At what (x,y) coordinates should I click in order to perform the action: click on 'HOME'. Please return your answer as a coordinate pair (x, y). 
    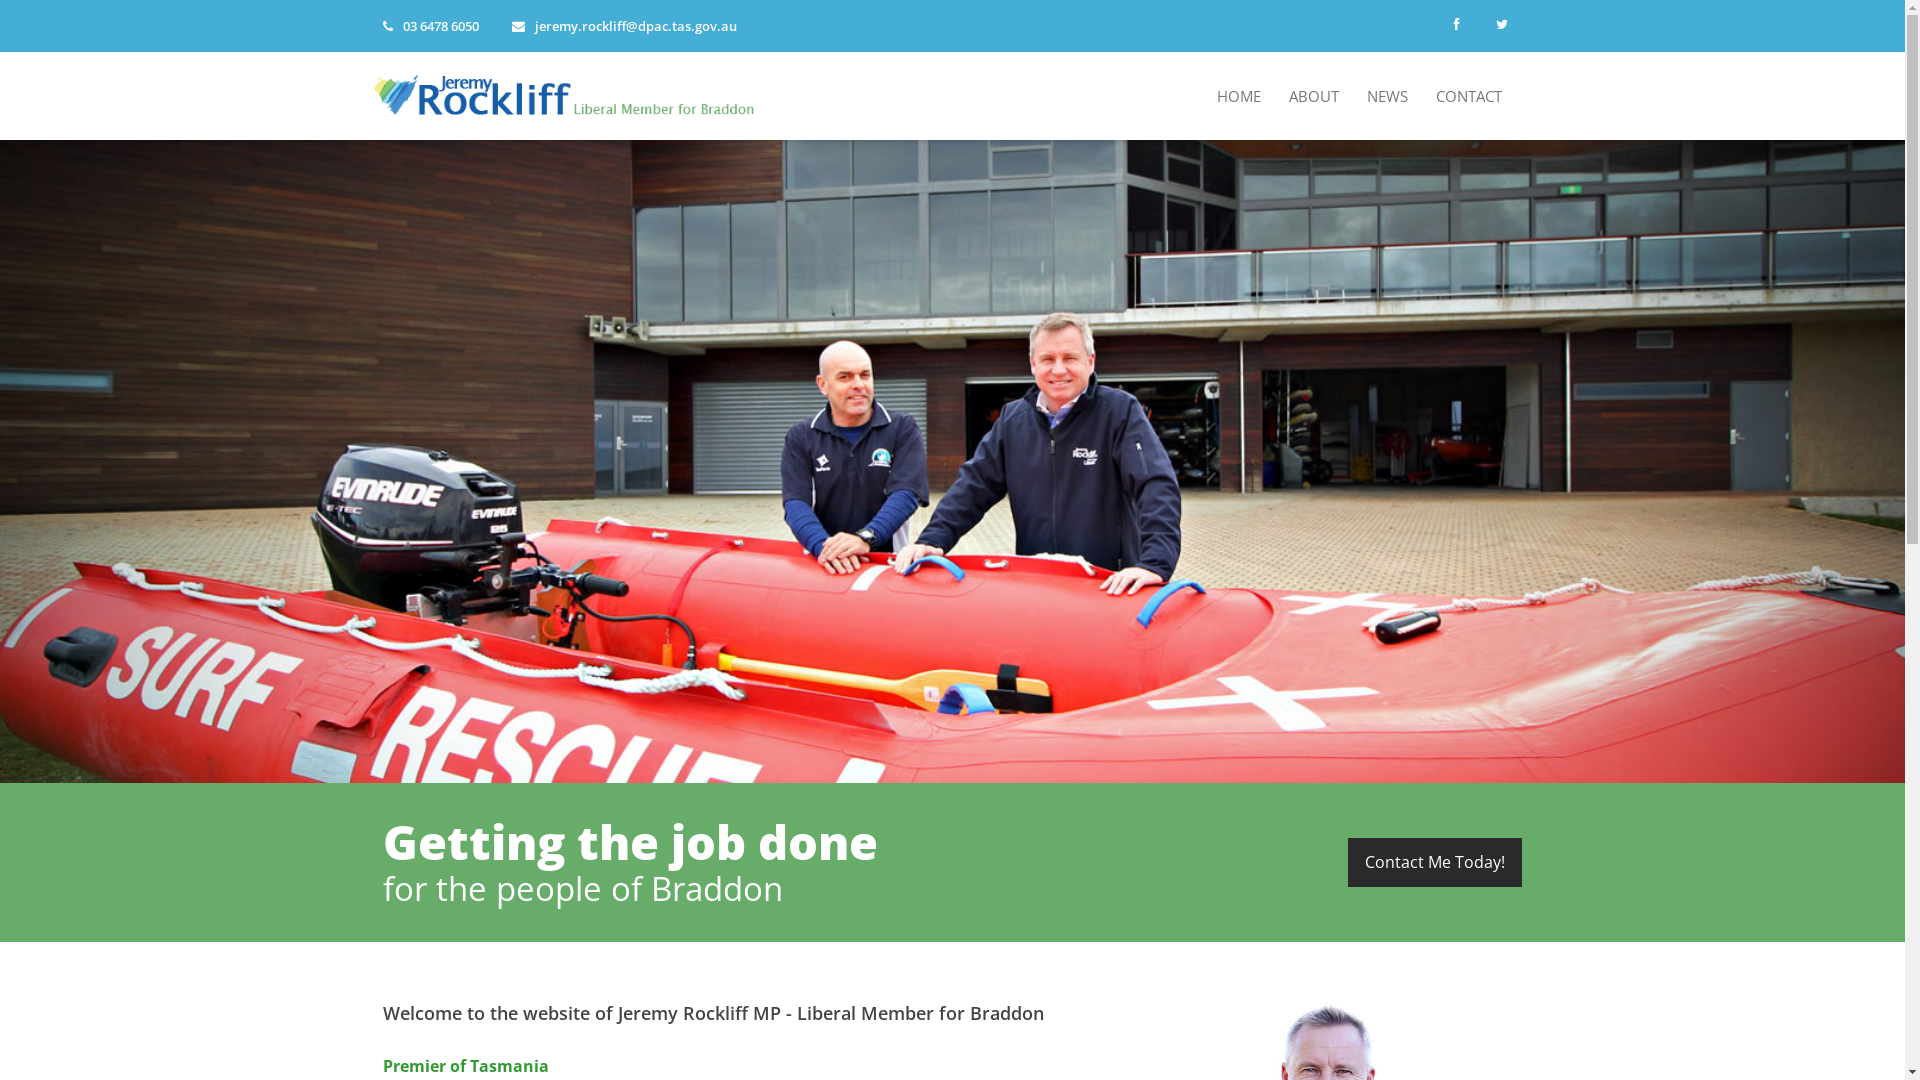
    Looking at the image, I should click on (1205, 96).